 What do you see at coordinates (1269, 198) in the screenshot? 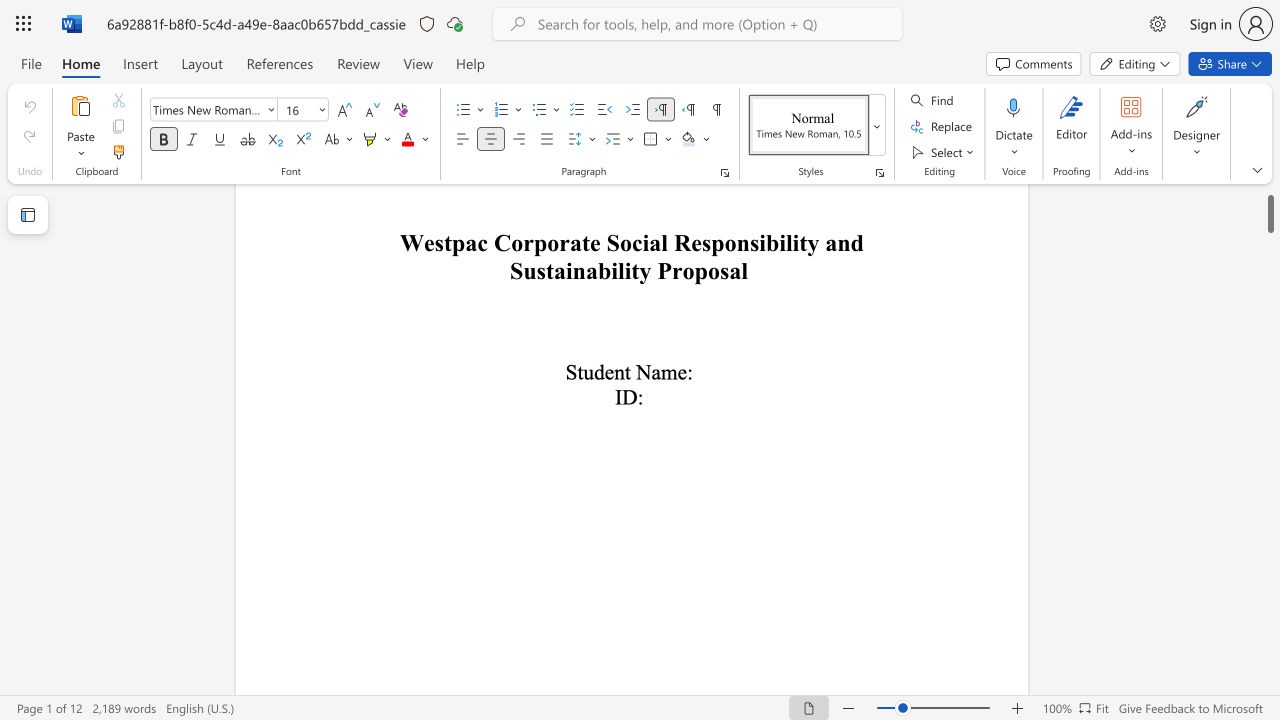
I see `the scrollbar and move up 140 pixels` at bounding box center [1269, 198].